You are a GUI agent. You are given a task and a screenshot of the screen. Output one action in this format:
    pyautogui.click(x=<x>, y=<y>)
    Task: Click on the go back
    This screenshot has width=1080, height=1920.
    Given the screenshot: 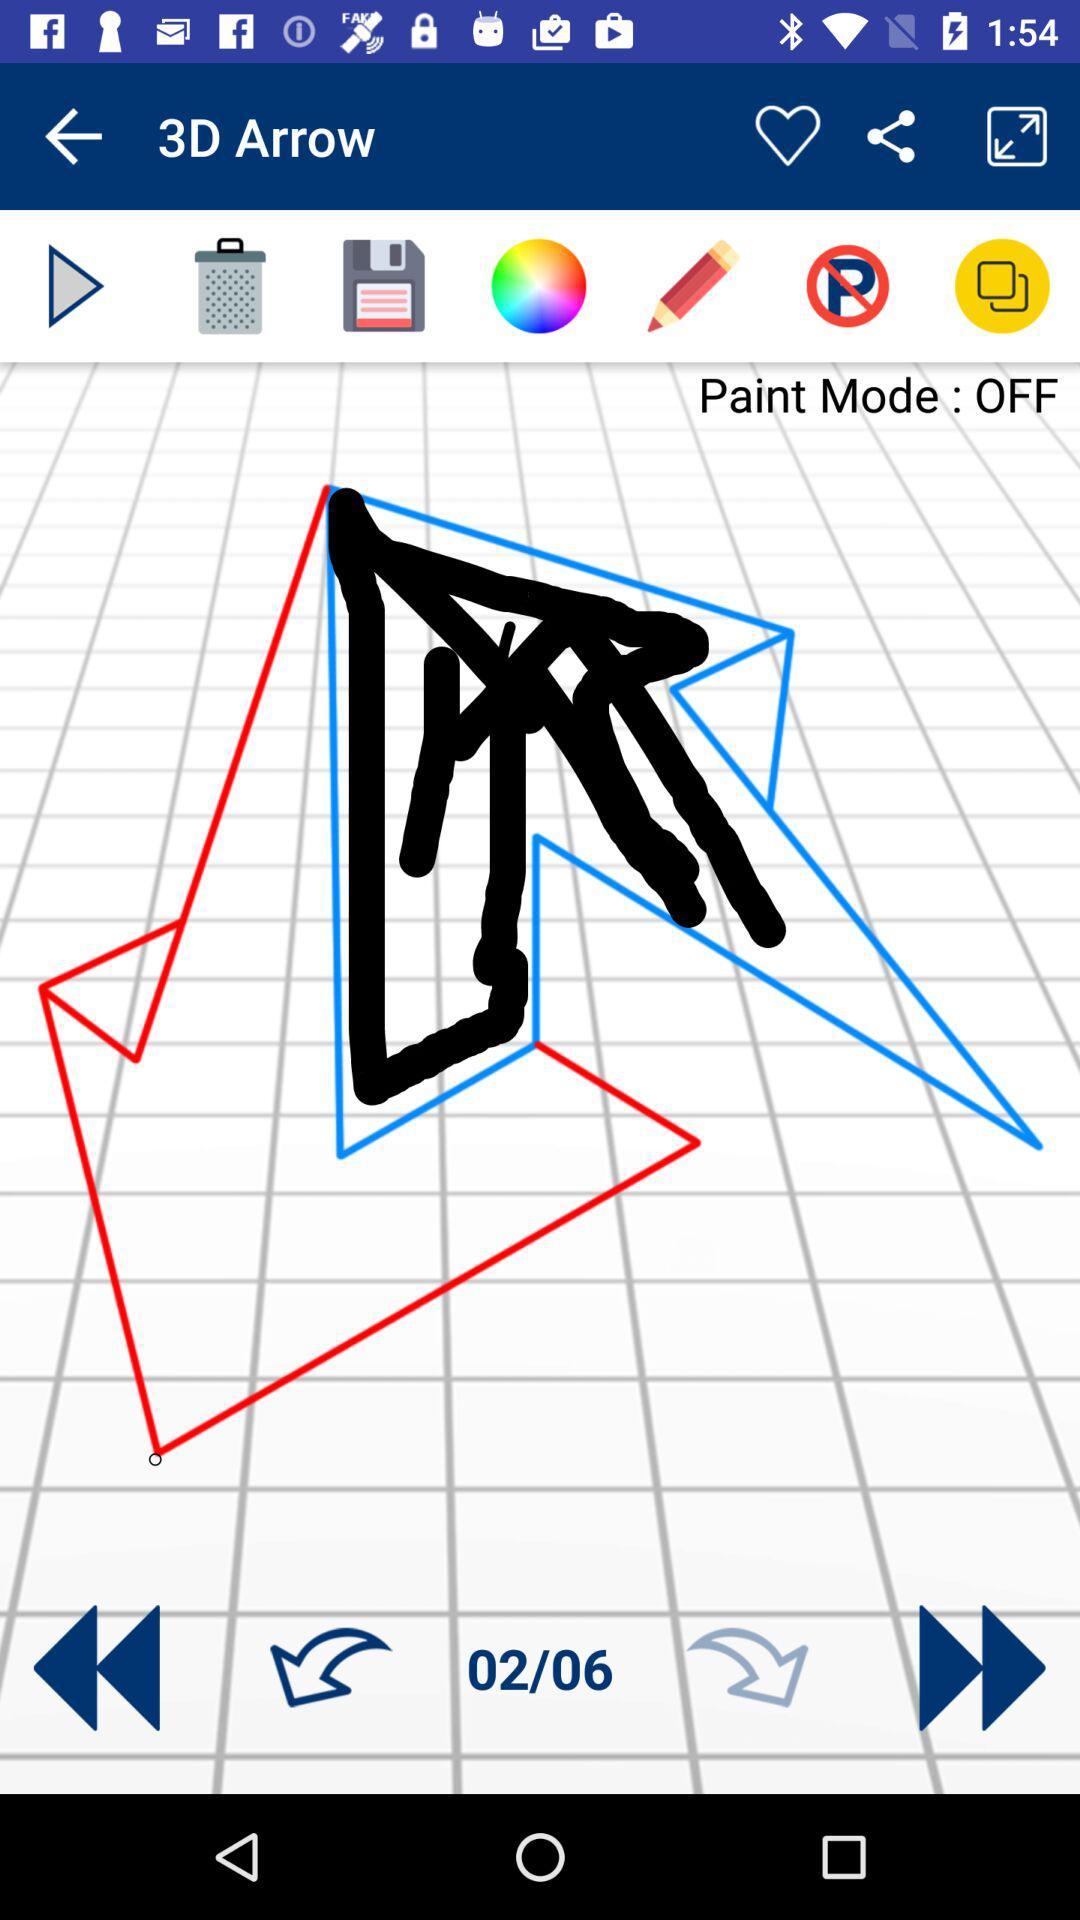 What is the action you would take?
    pyautogui.click(x=330, y=1668)
    